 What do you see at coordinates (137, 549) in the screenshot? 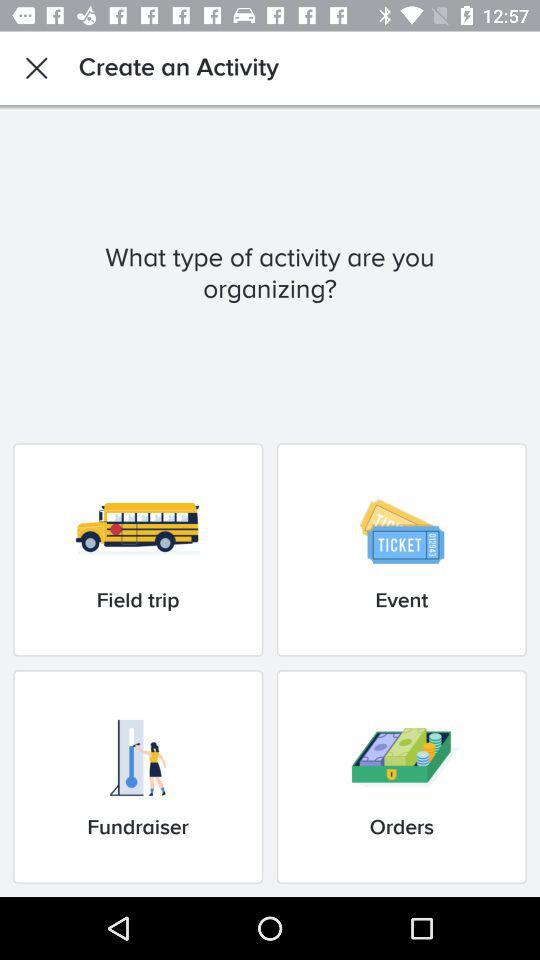
I see `icon below what type of item` at bounding box center [137, 549].